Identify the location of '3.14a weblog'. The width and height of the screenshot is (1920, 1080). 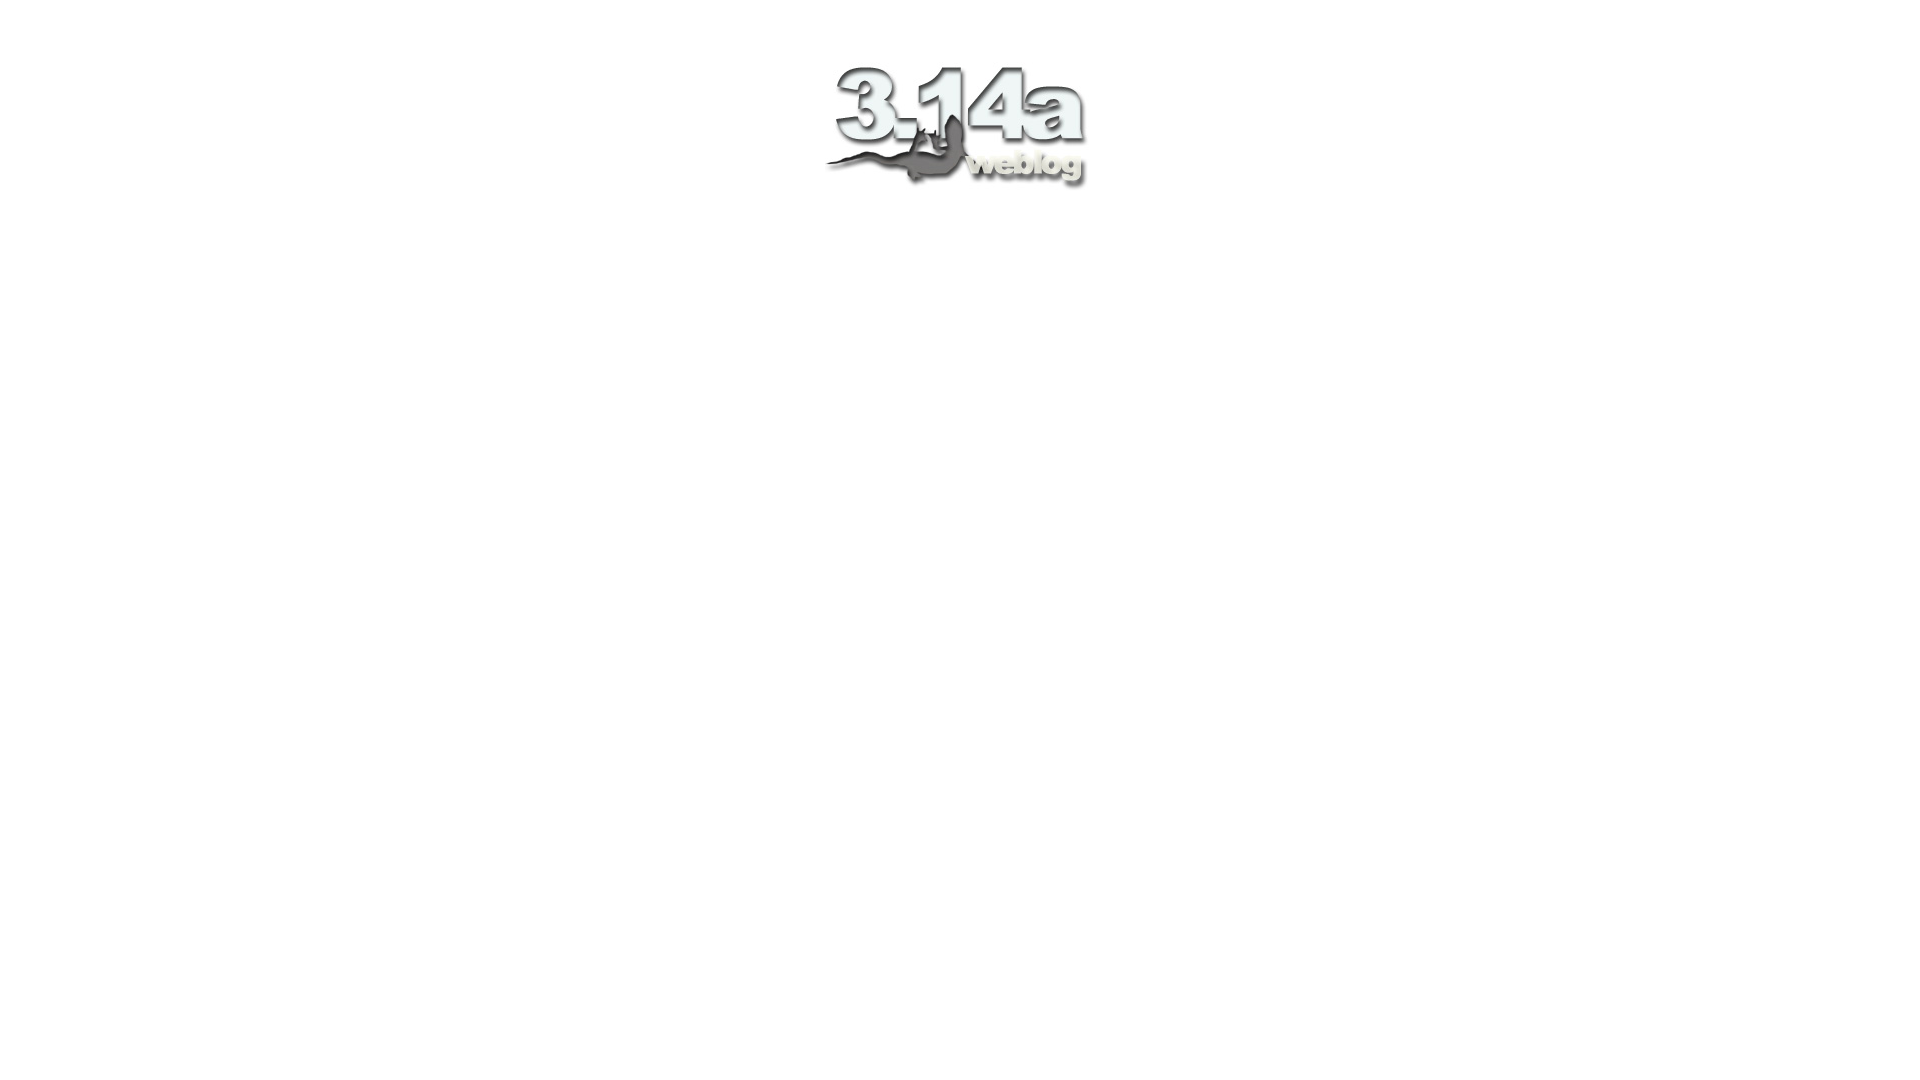
(960, 127).